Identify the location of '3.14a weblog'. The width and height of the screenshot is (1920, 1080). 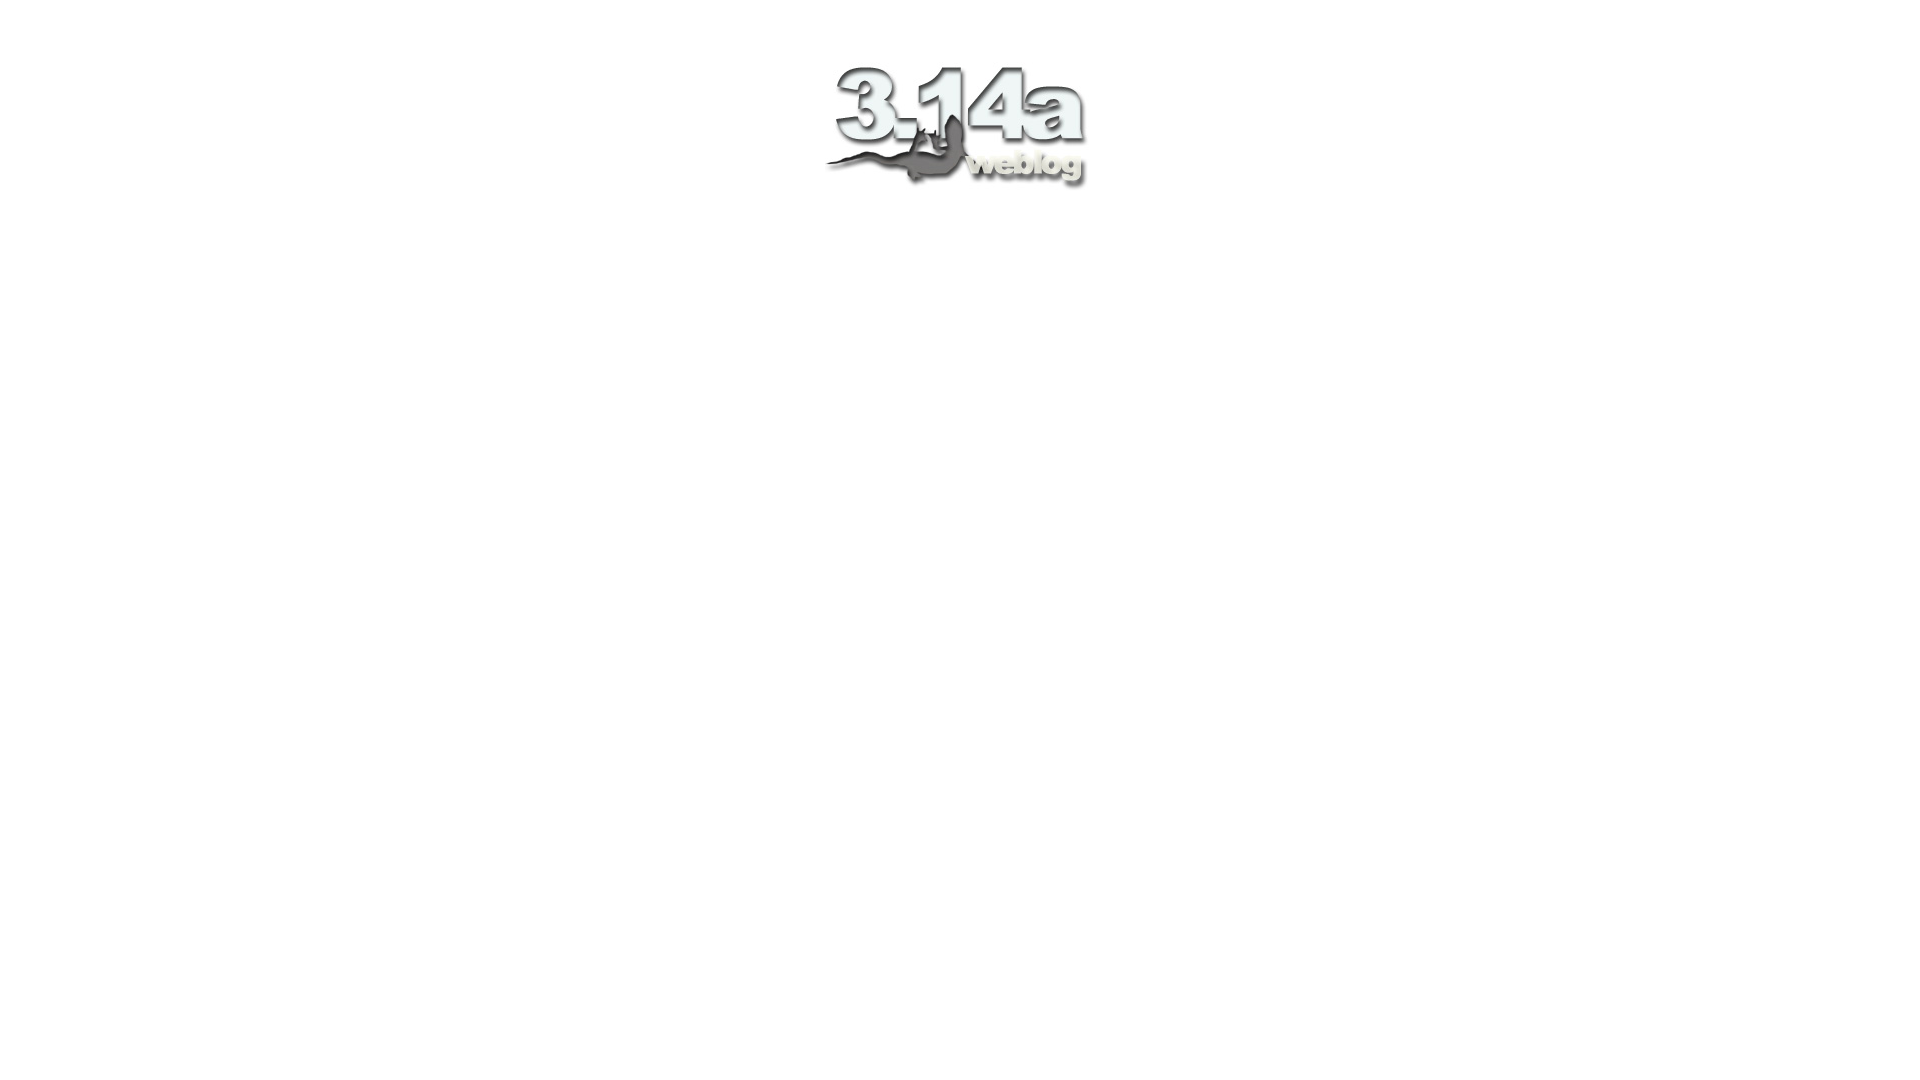
(960, 127).